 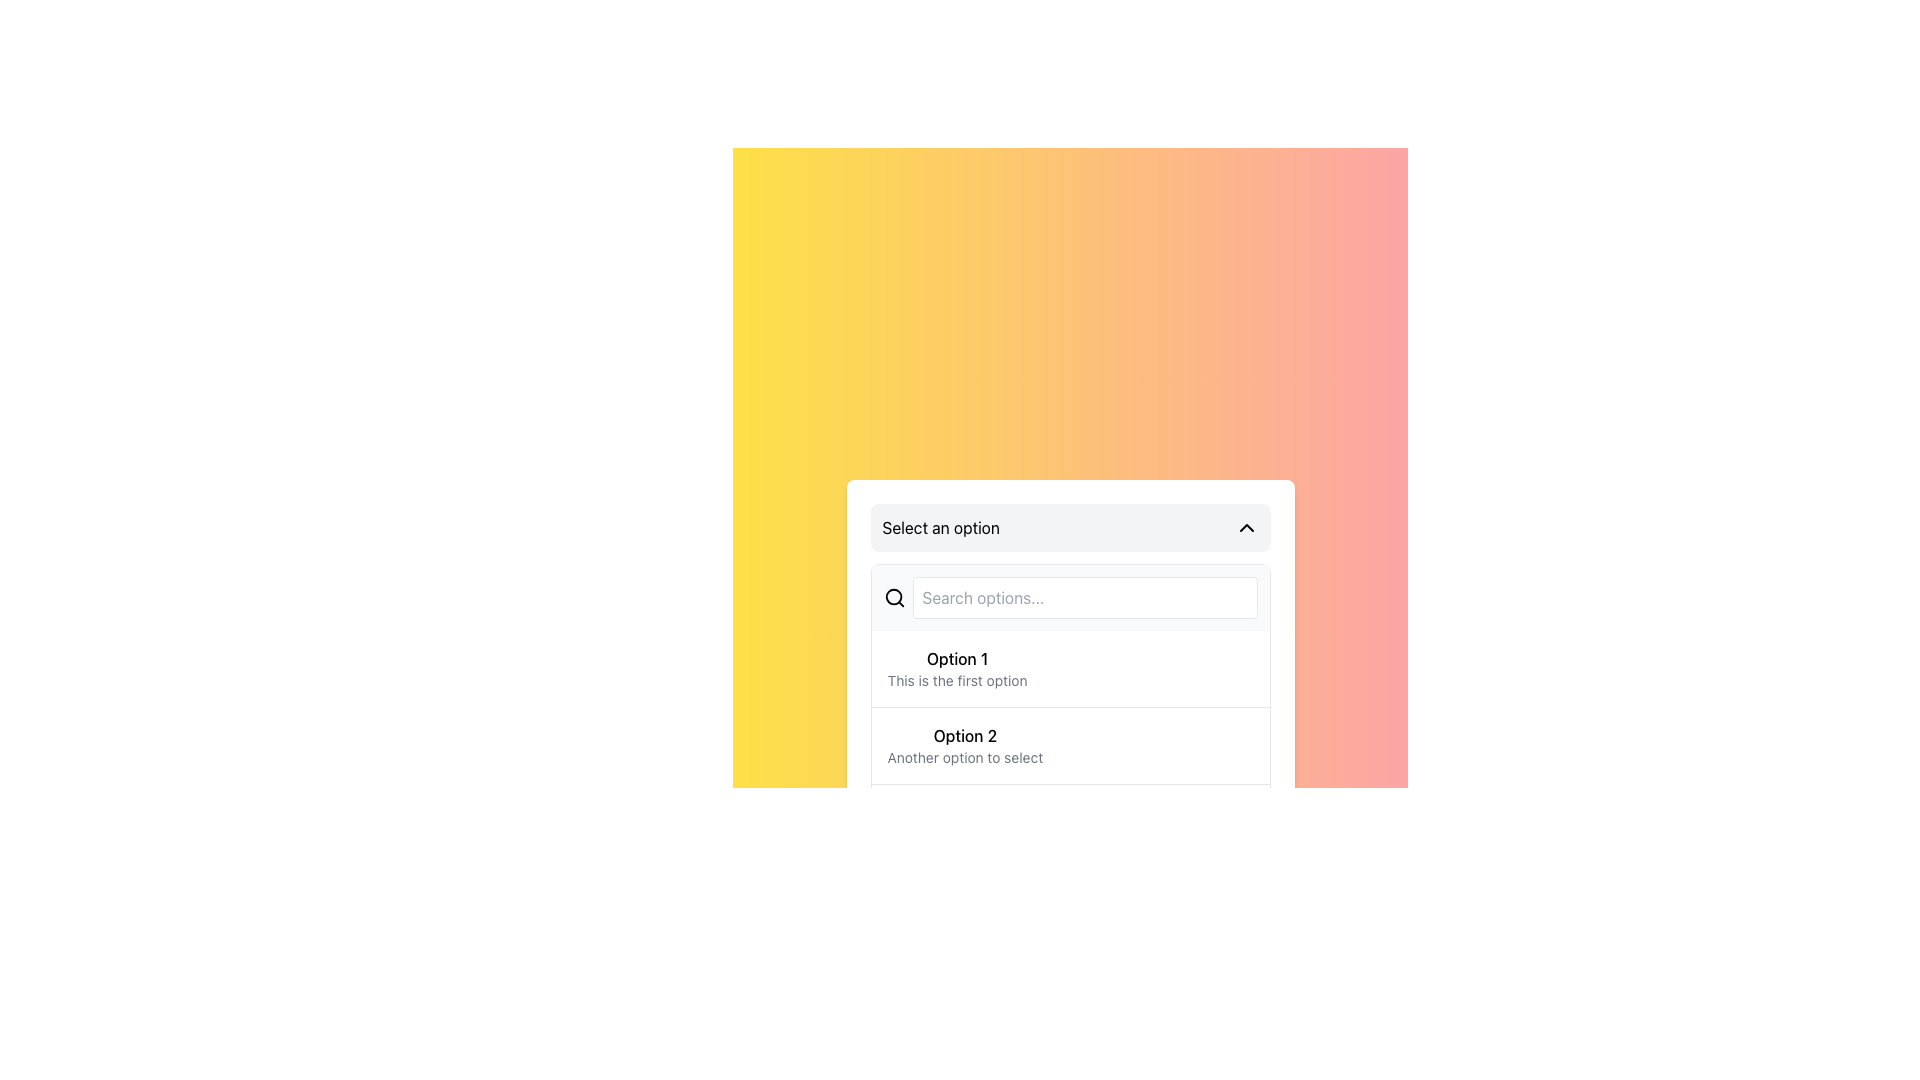 I want to click on the text label that reads 'Option 2' within the dropdown menu, so click(x=965, y=736).